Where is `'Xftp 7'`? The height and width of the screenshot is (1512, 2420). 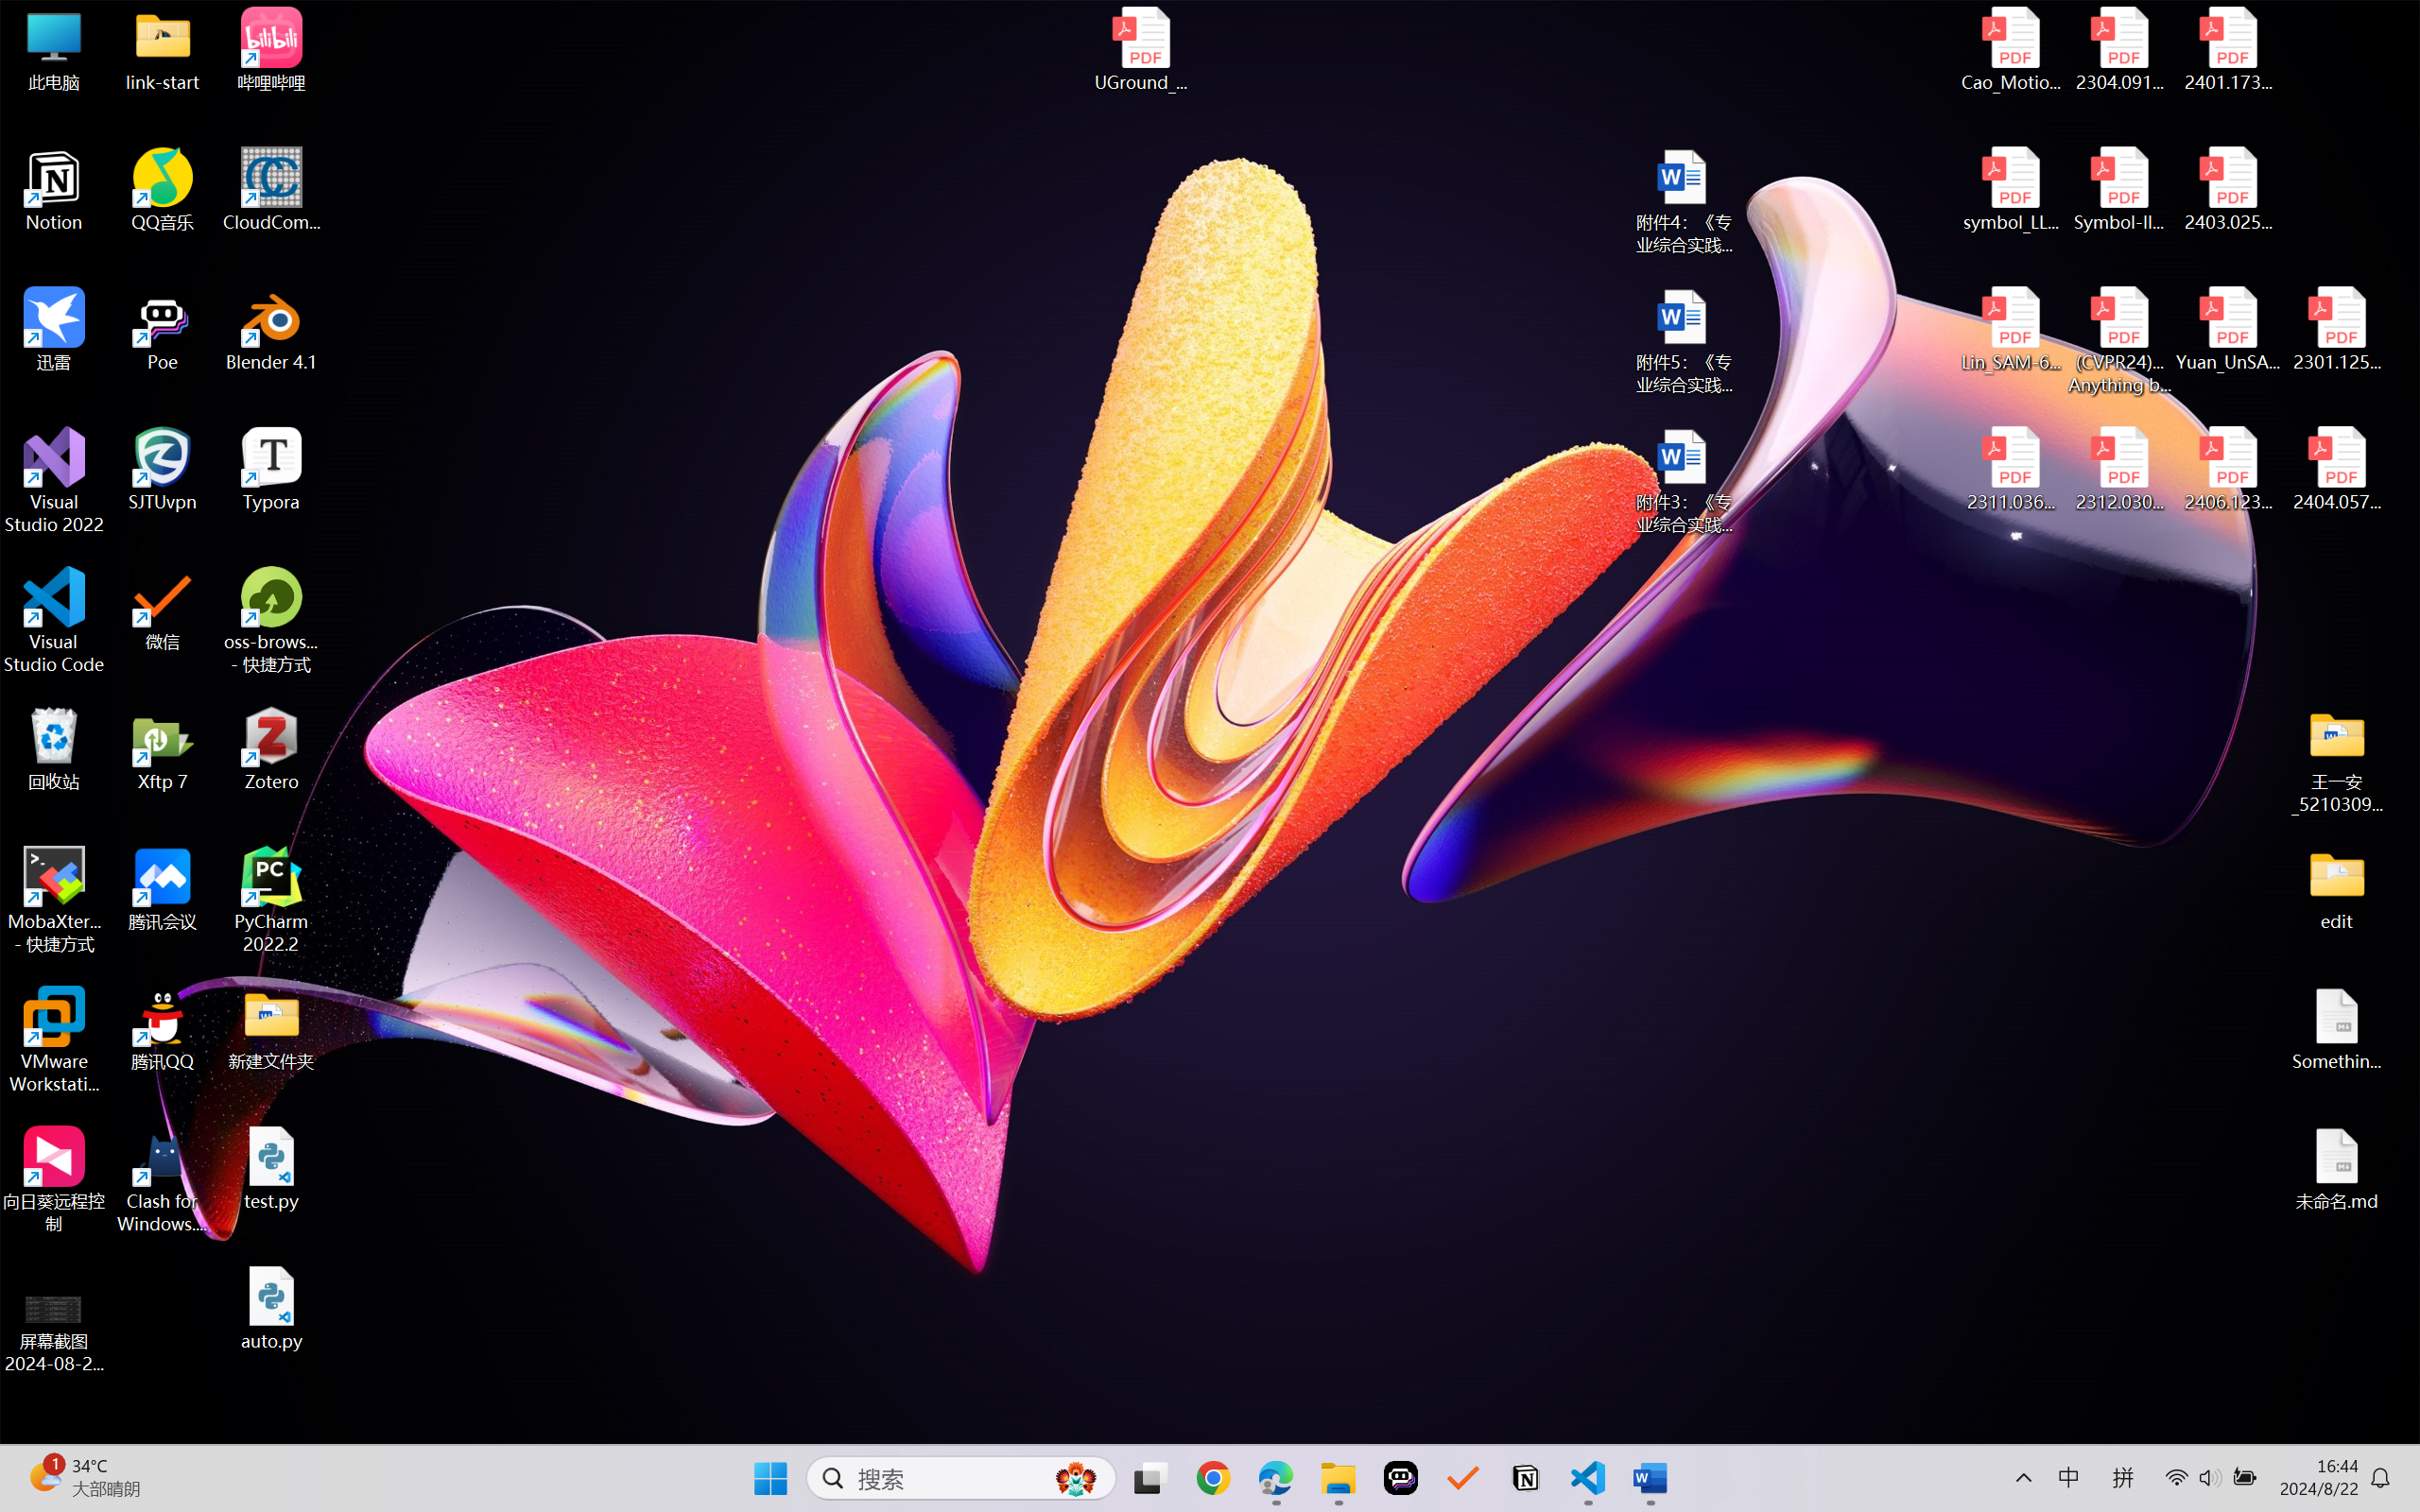
'Xftp 7' is located at coordinates (163, 748).